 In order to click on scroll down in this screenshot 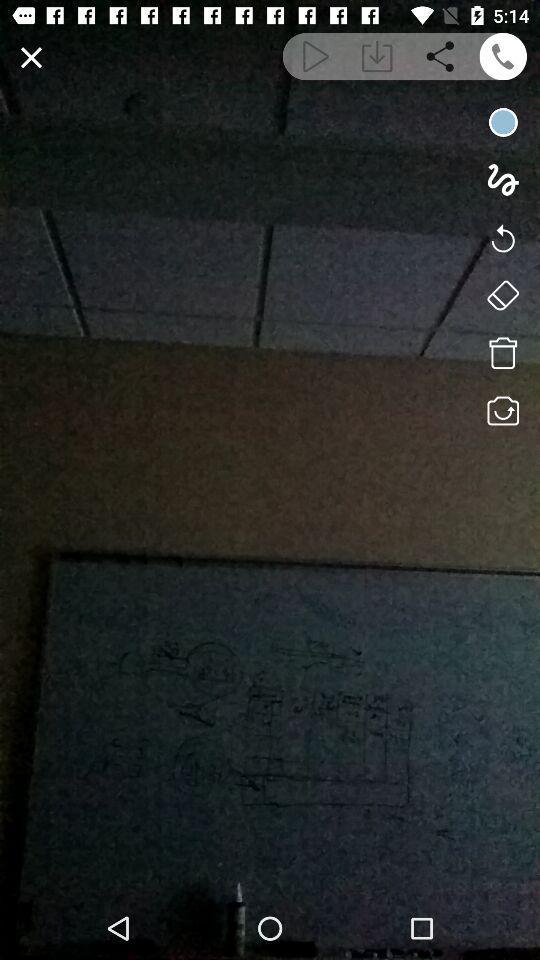, I will do `click(377, 55)`.